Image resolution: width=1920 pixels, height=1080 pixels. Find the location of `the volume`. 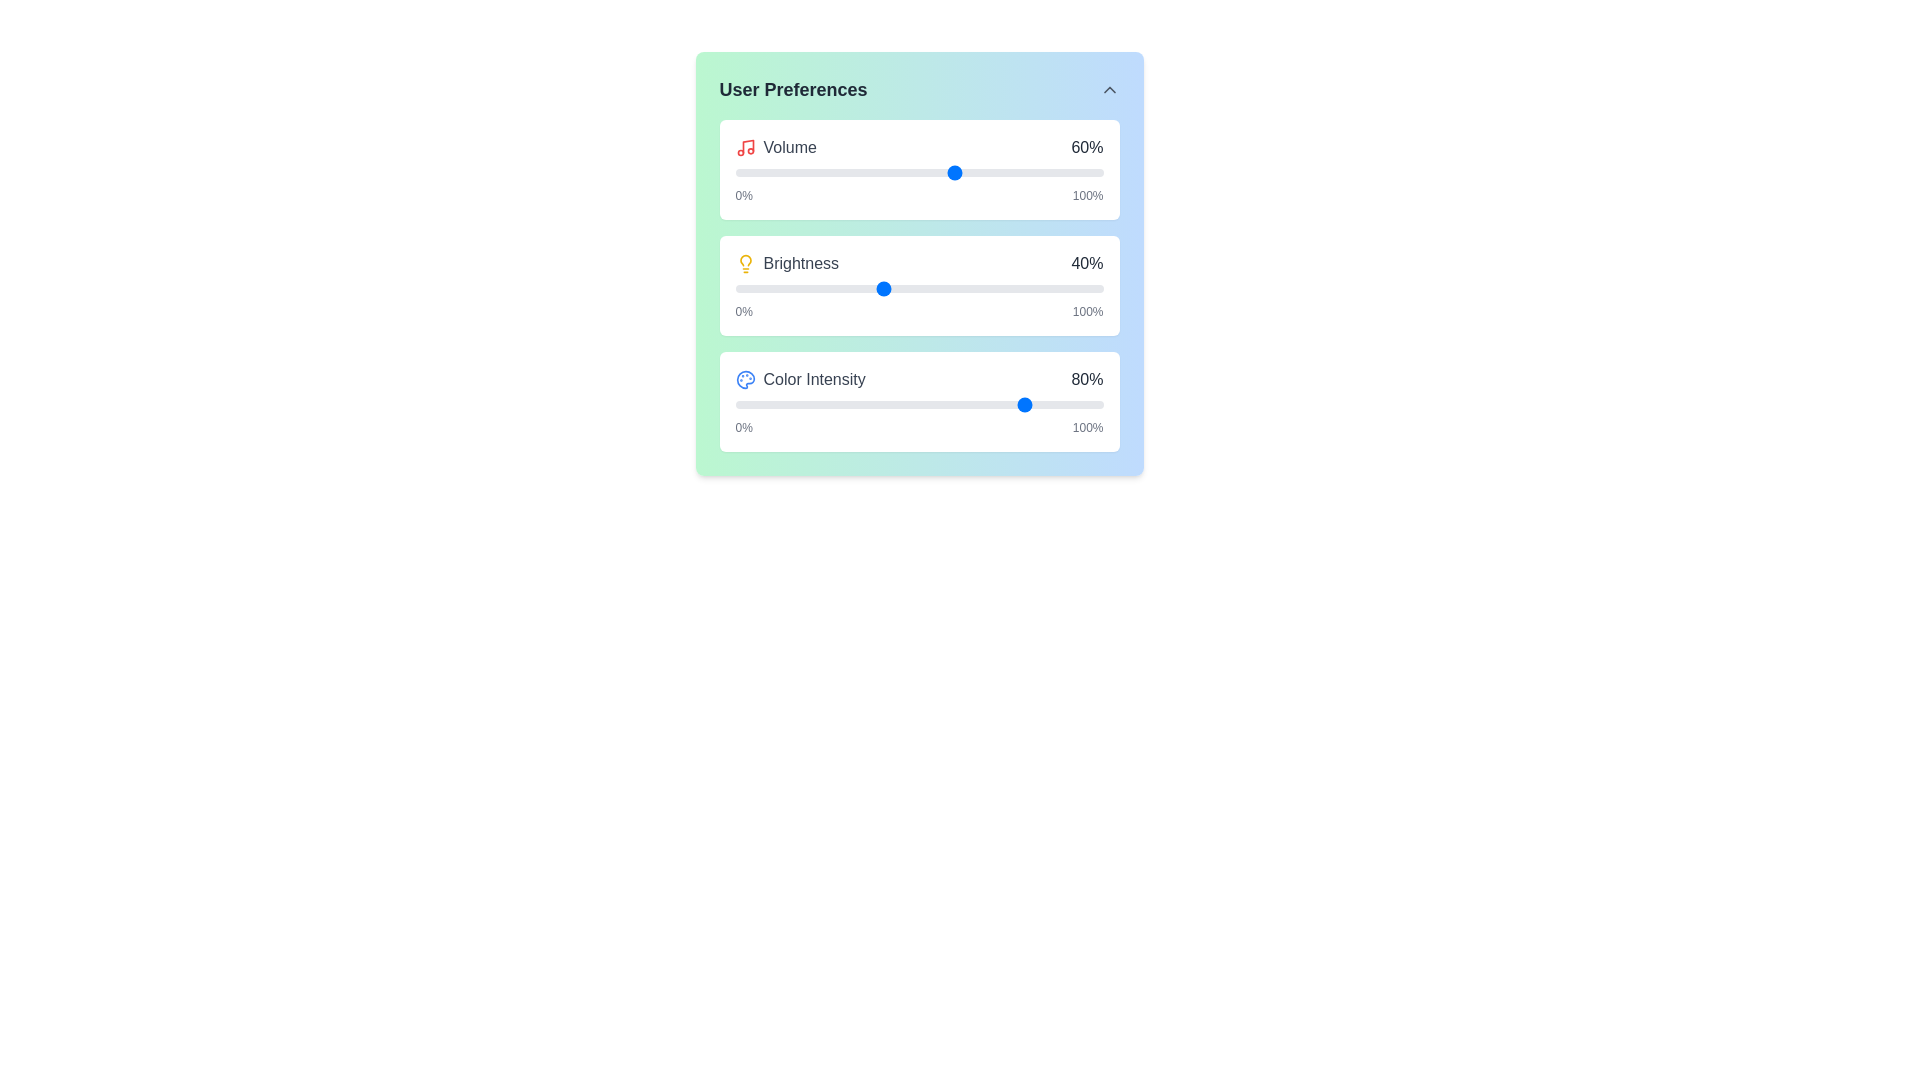

the volume is located at coordinates (842, 172).